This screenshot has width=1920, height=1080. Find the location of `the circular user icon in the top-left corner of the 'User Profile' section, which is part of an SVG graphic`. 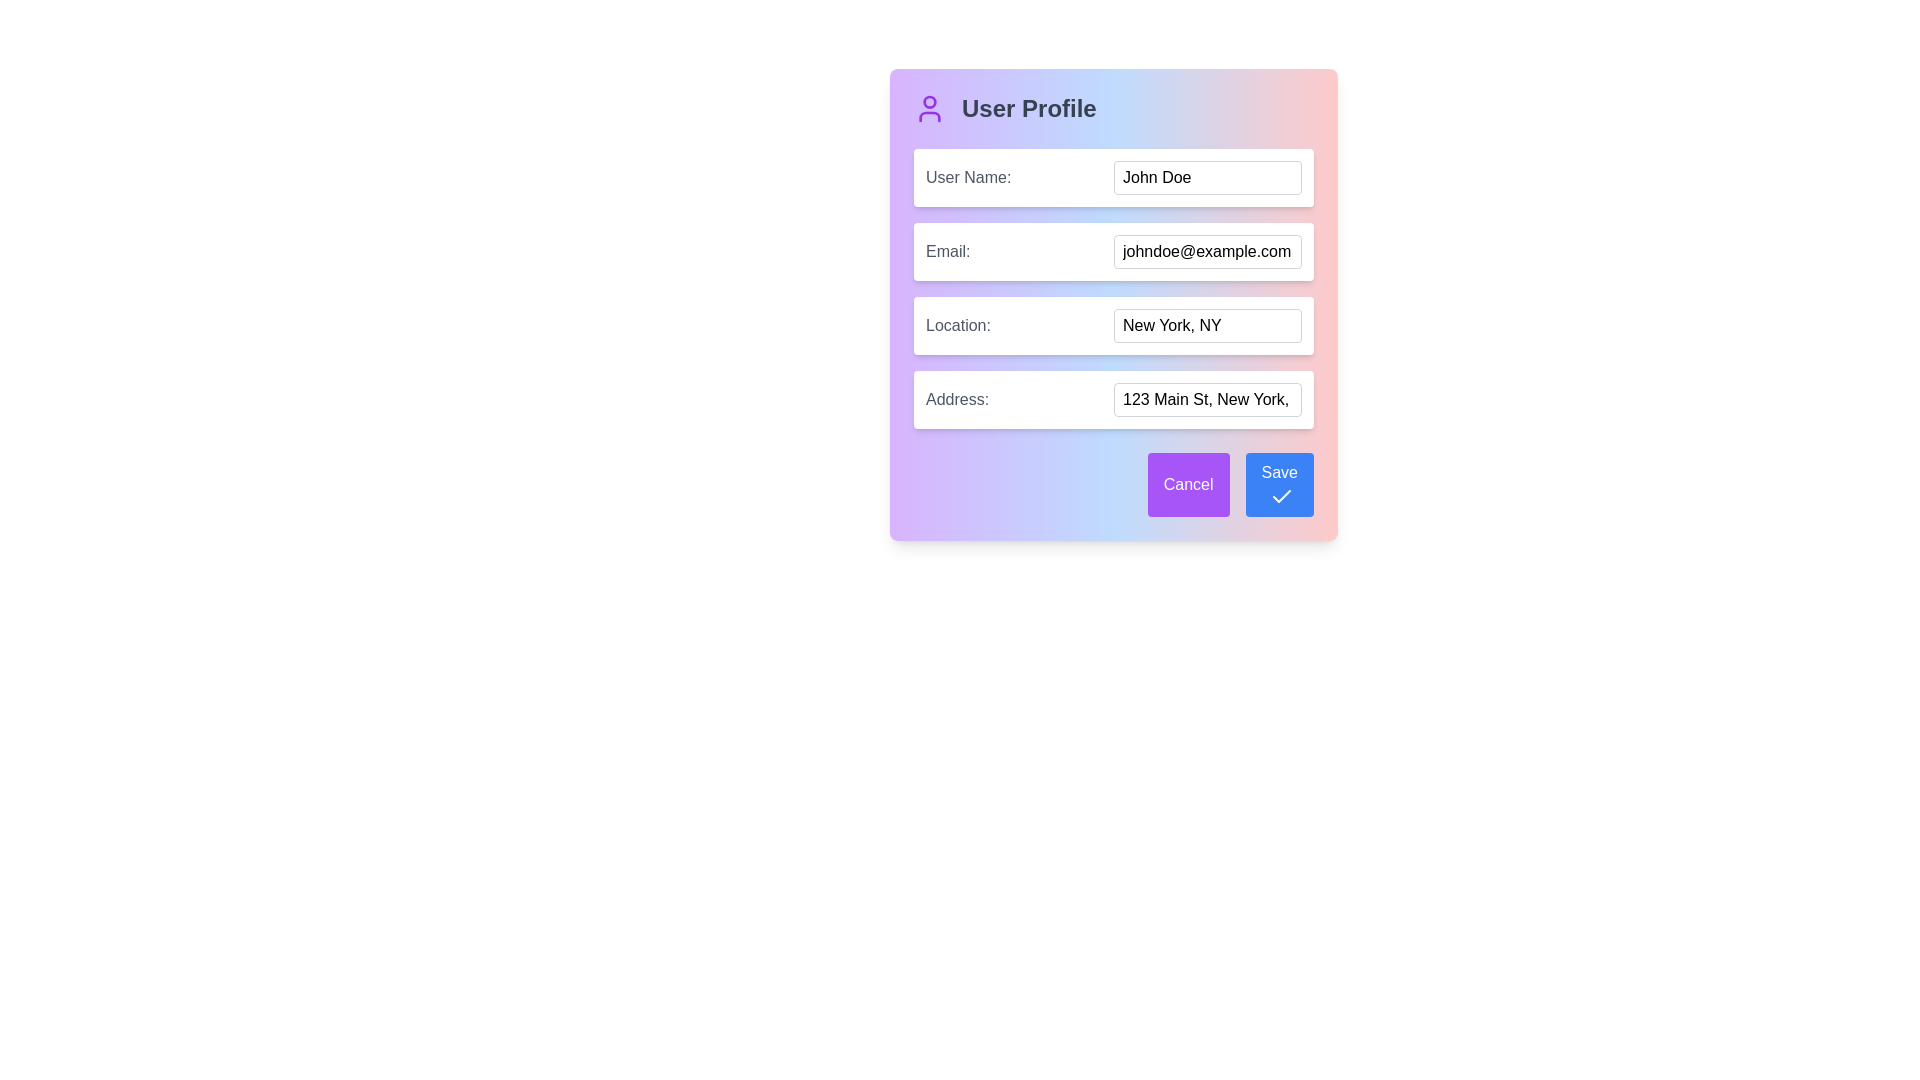

the circular user icon in the top-left corner of the 'User Profile' section, which is part of an SVG graphic is located at coordinates (929, 101).